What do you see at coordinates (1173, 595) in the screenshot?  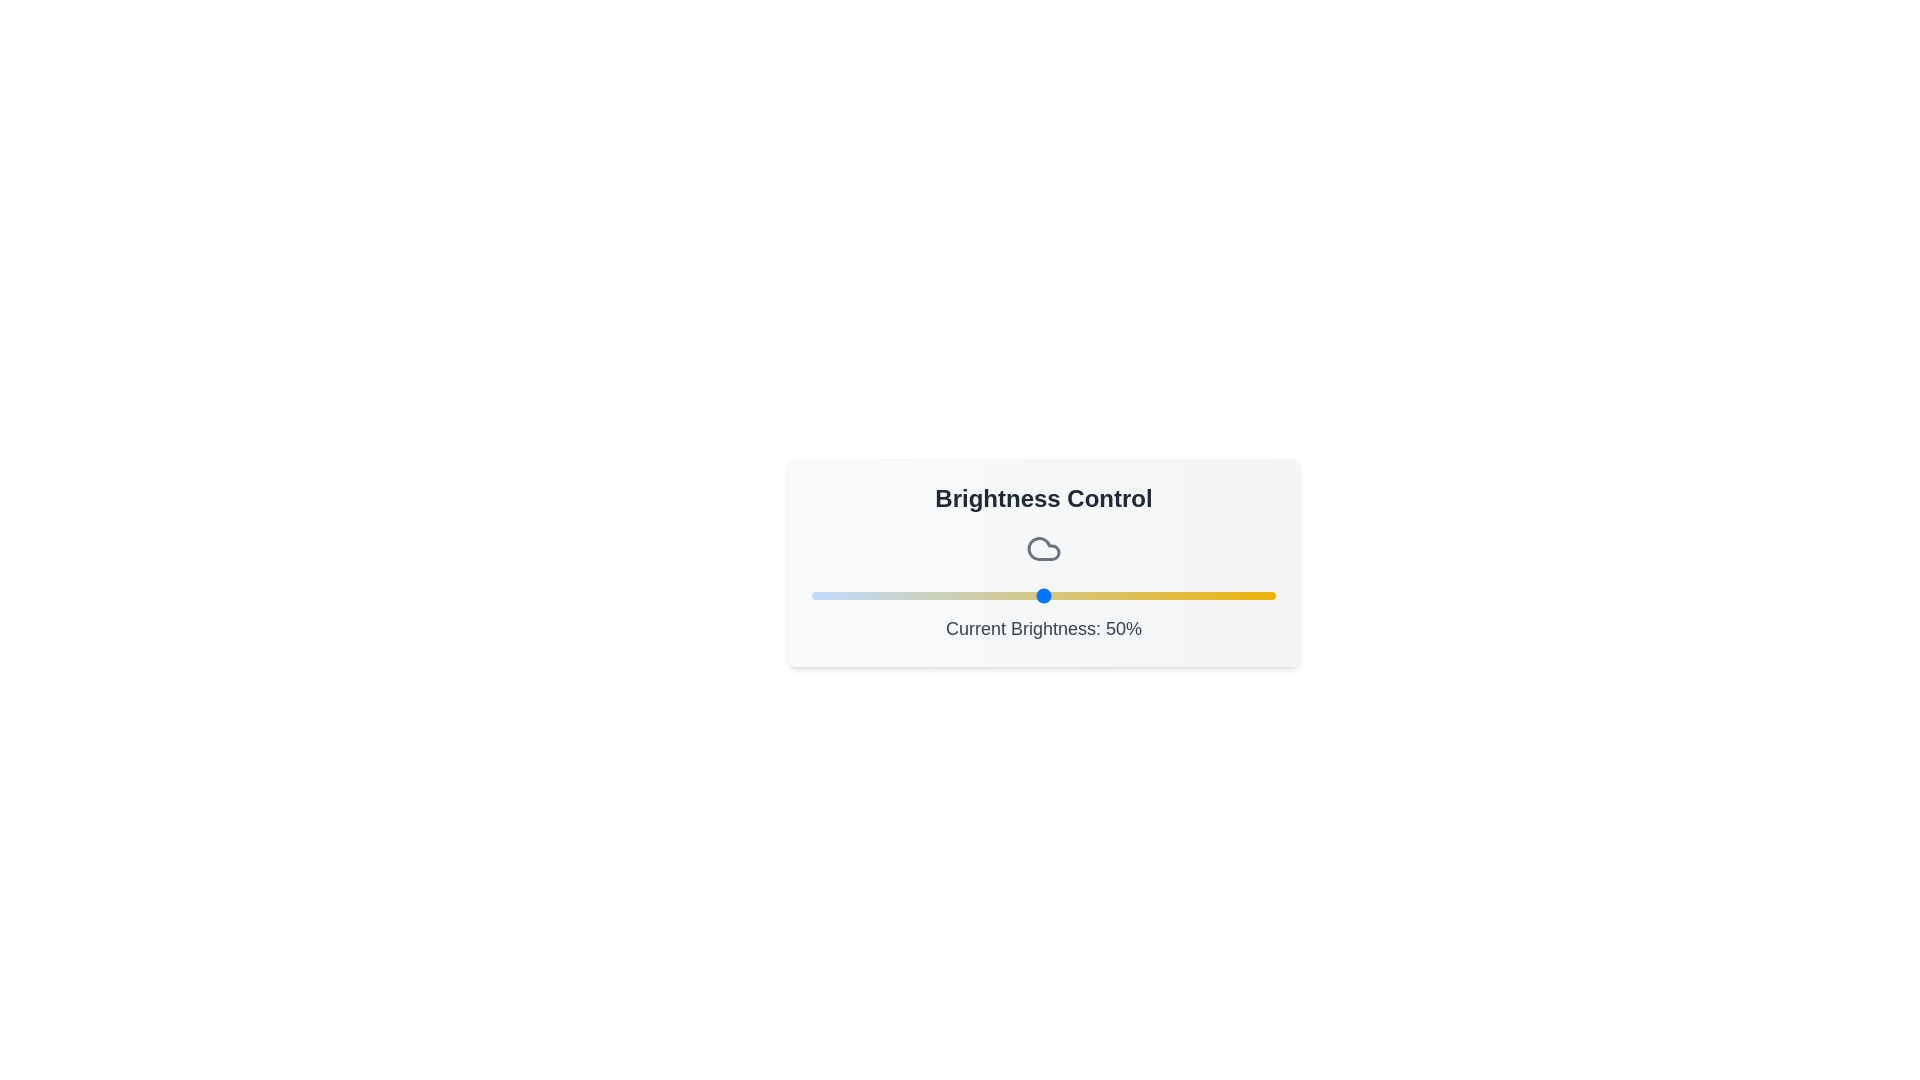 I see `the brightness slider to set the brightness to 78%` at bounding box center [1173, 595].